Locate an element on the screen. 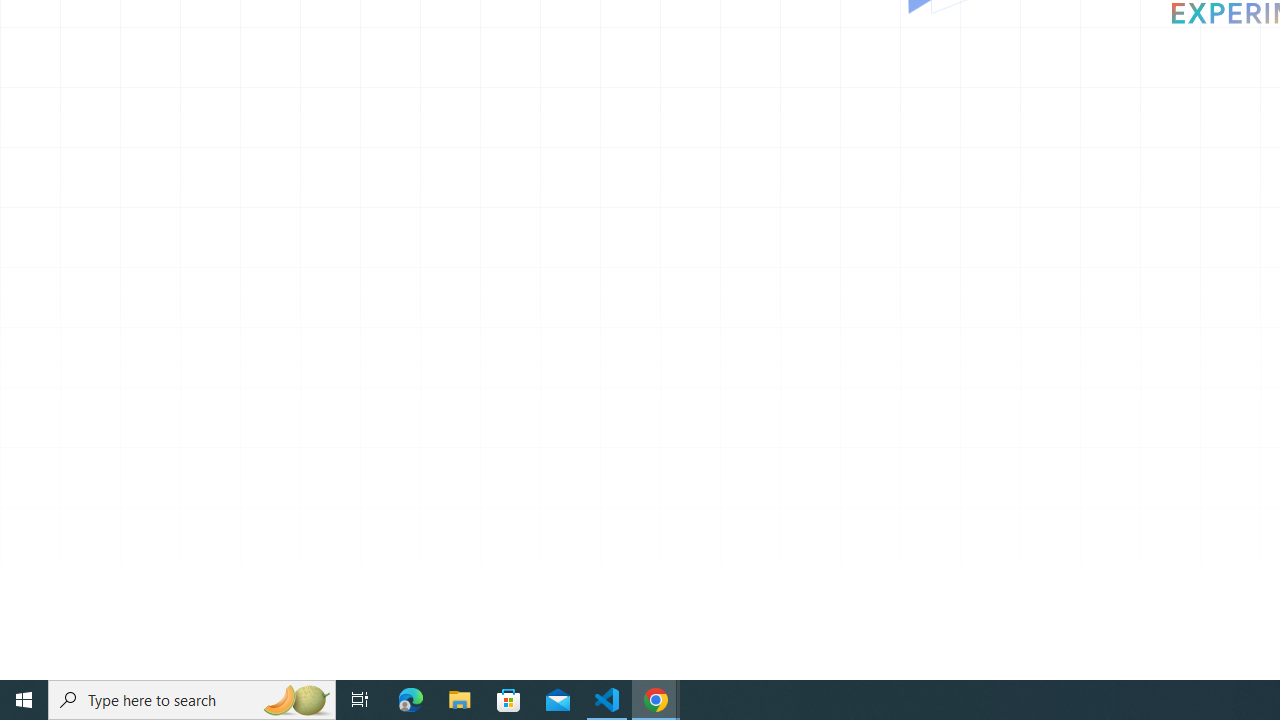  'Microsoft Edge' is located at coordinates (410, 698).